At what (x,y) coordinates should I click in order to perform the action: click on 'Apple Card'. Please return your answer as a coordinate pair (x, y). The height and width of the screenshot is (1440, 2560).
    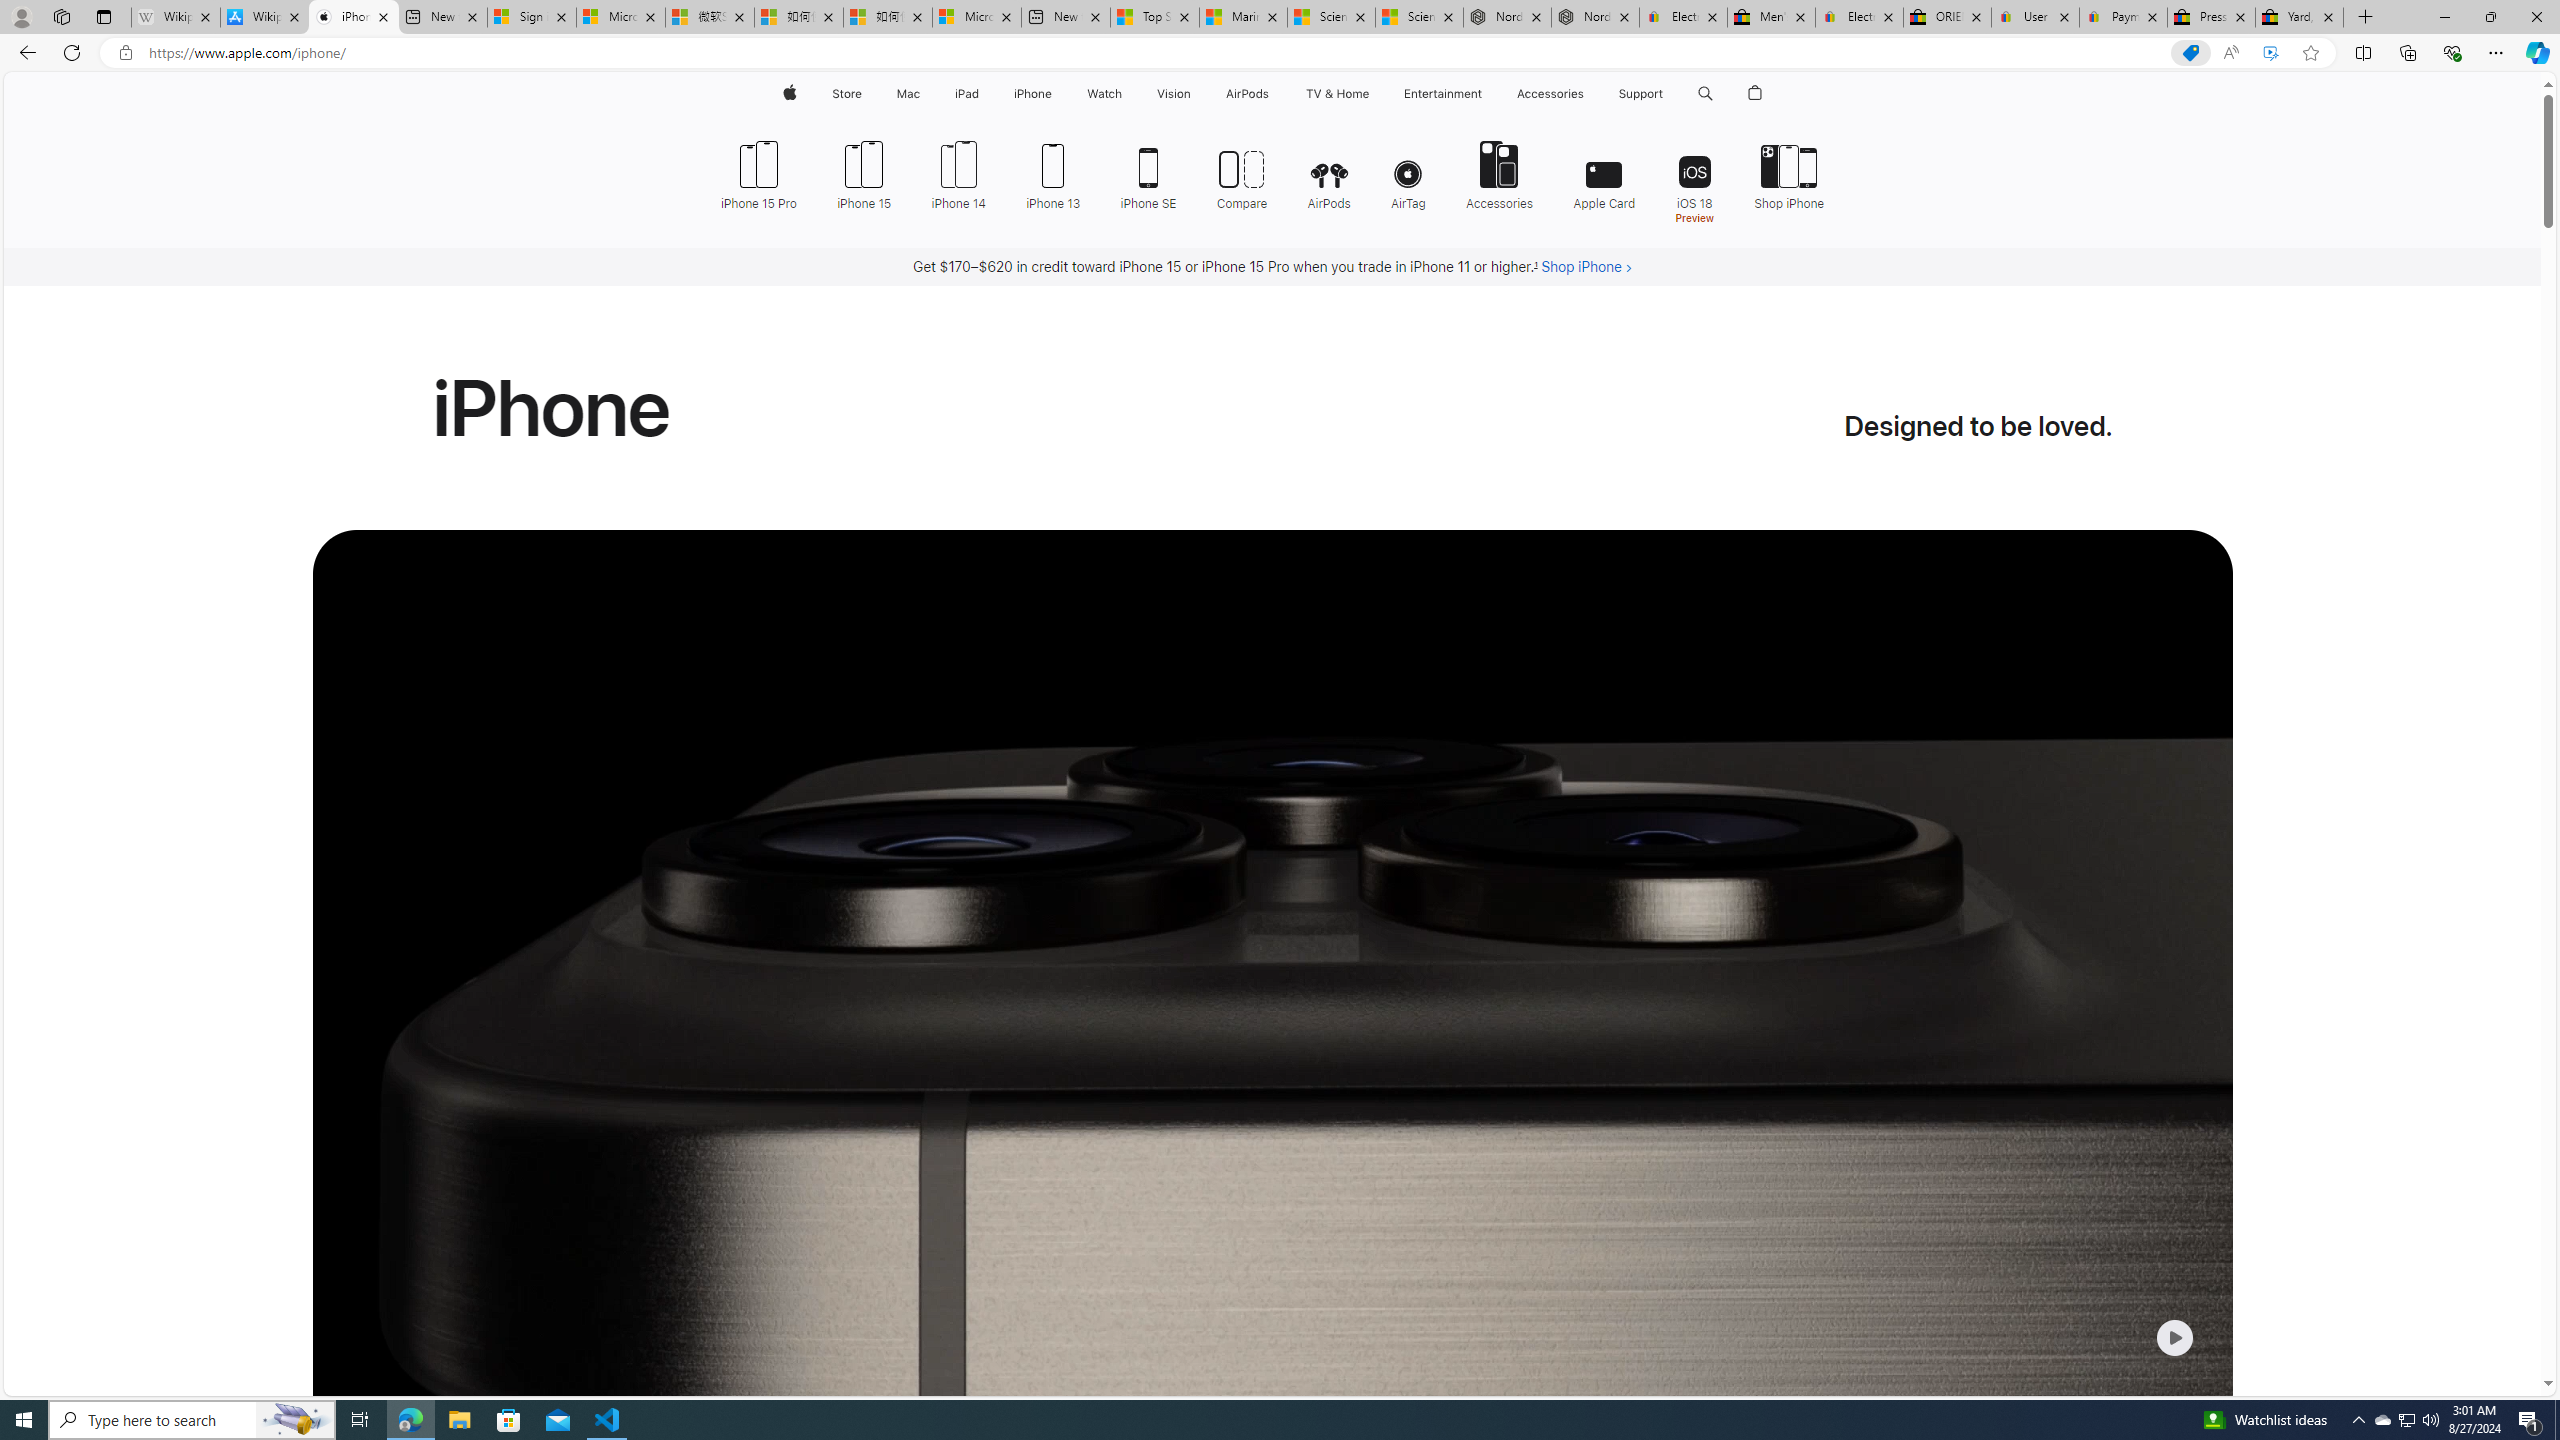
    Looking at the image, I should click on (1605, 172).